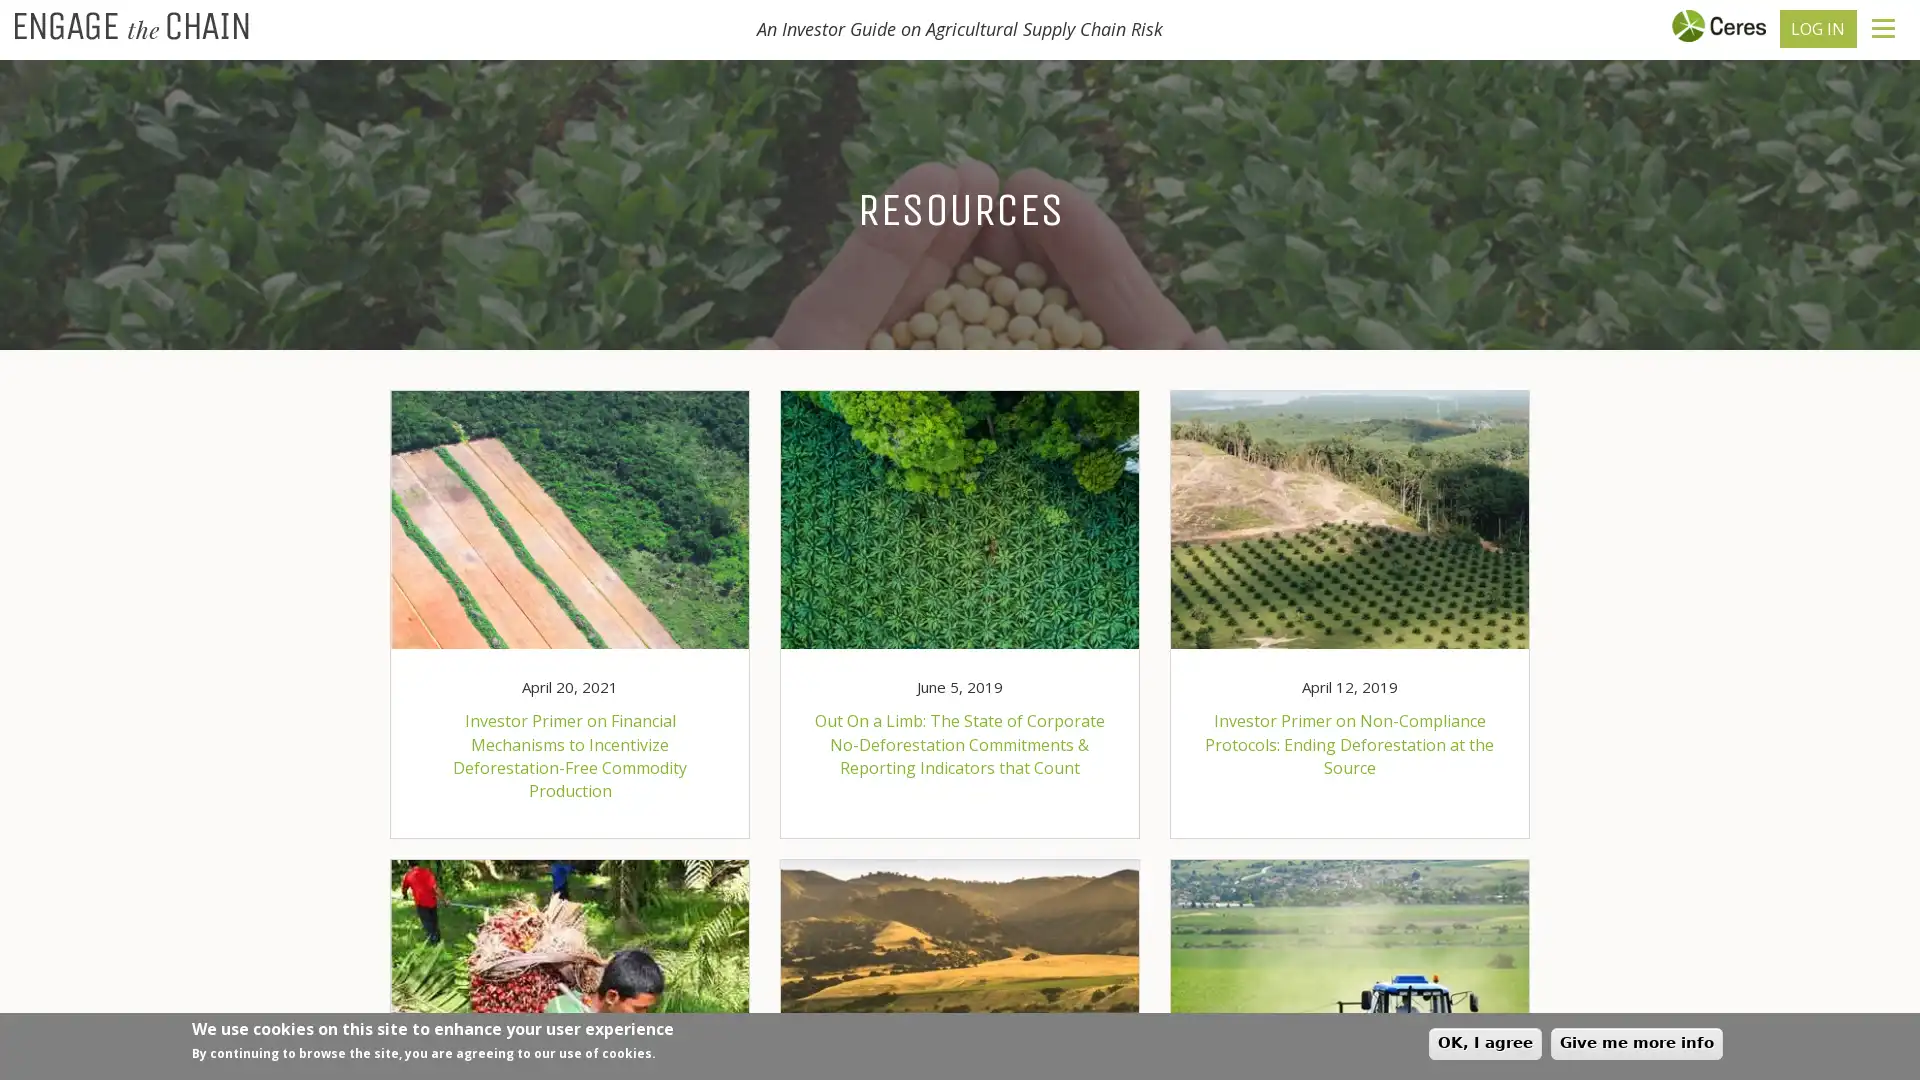  What do you see at coordinates (1636, 1042) in the screenshot?
I see `Give me more info` at bounding box center [1636, 1042].